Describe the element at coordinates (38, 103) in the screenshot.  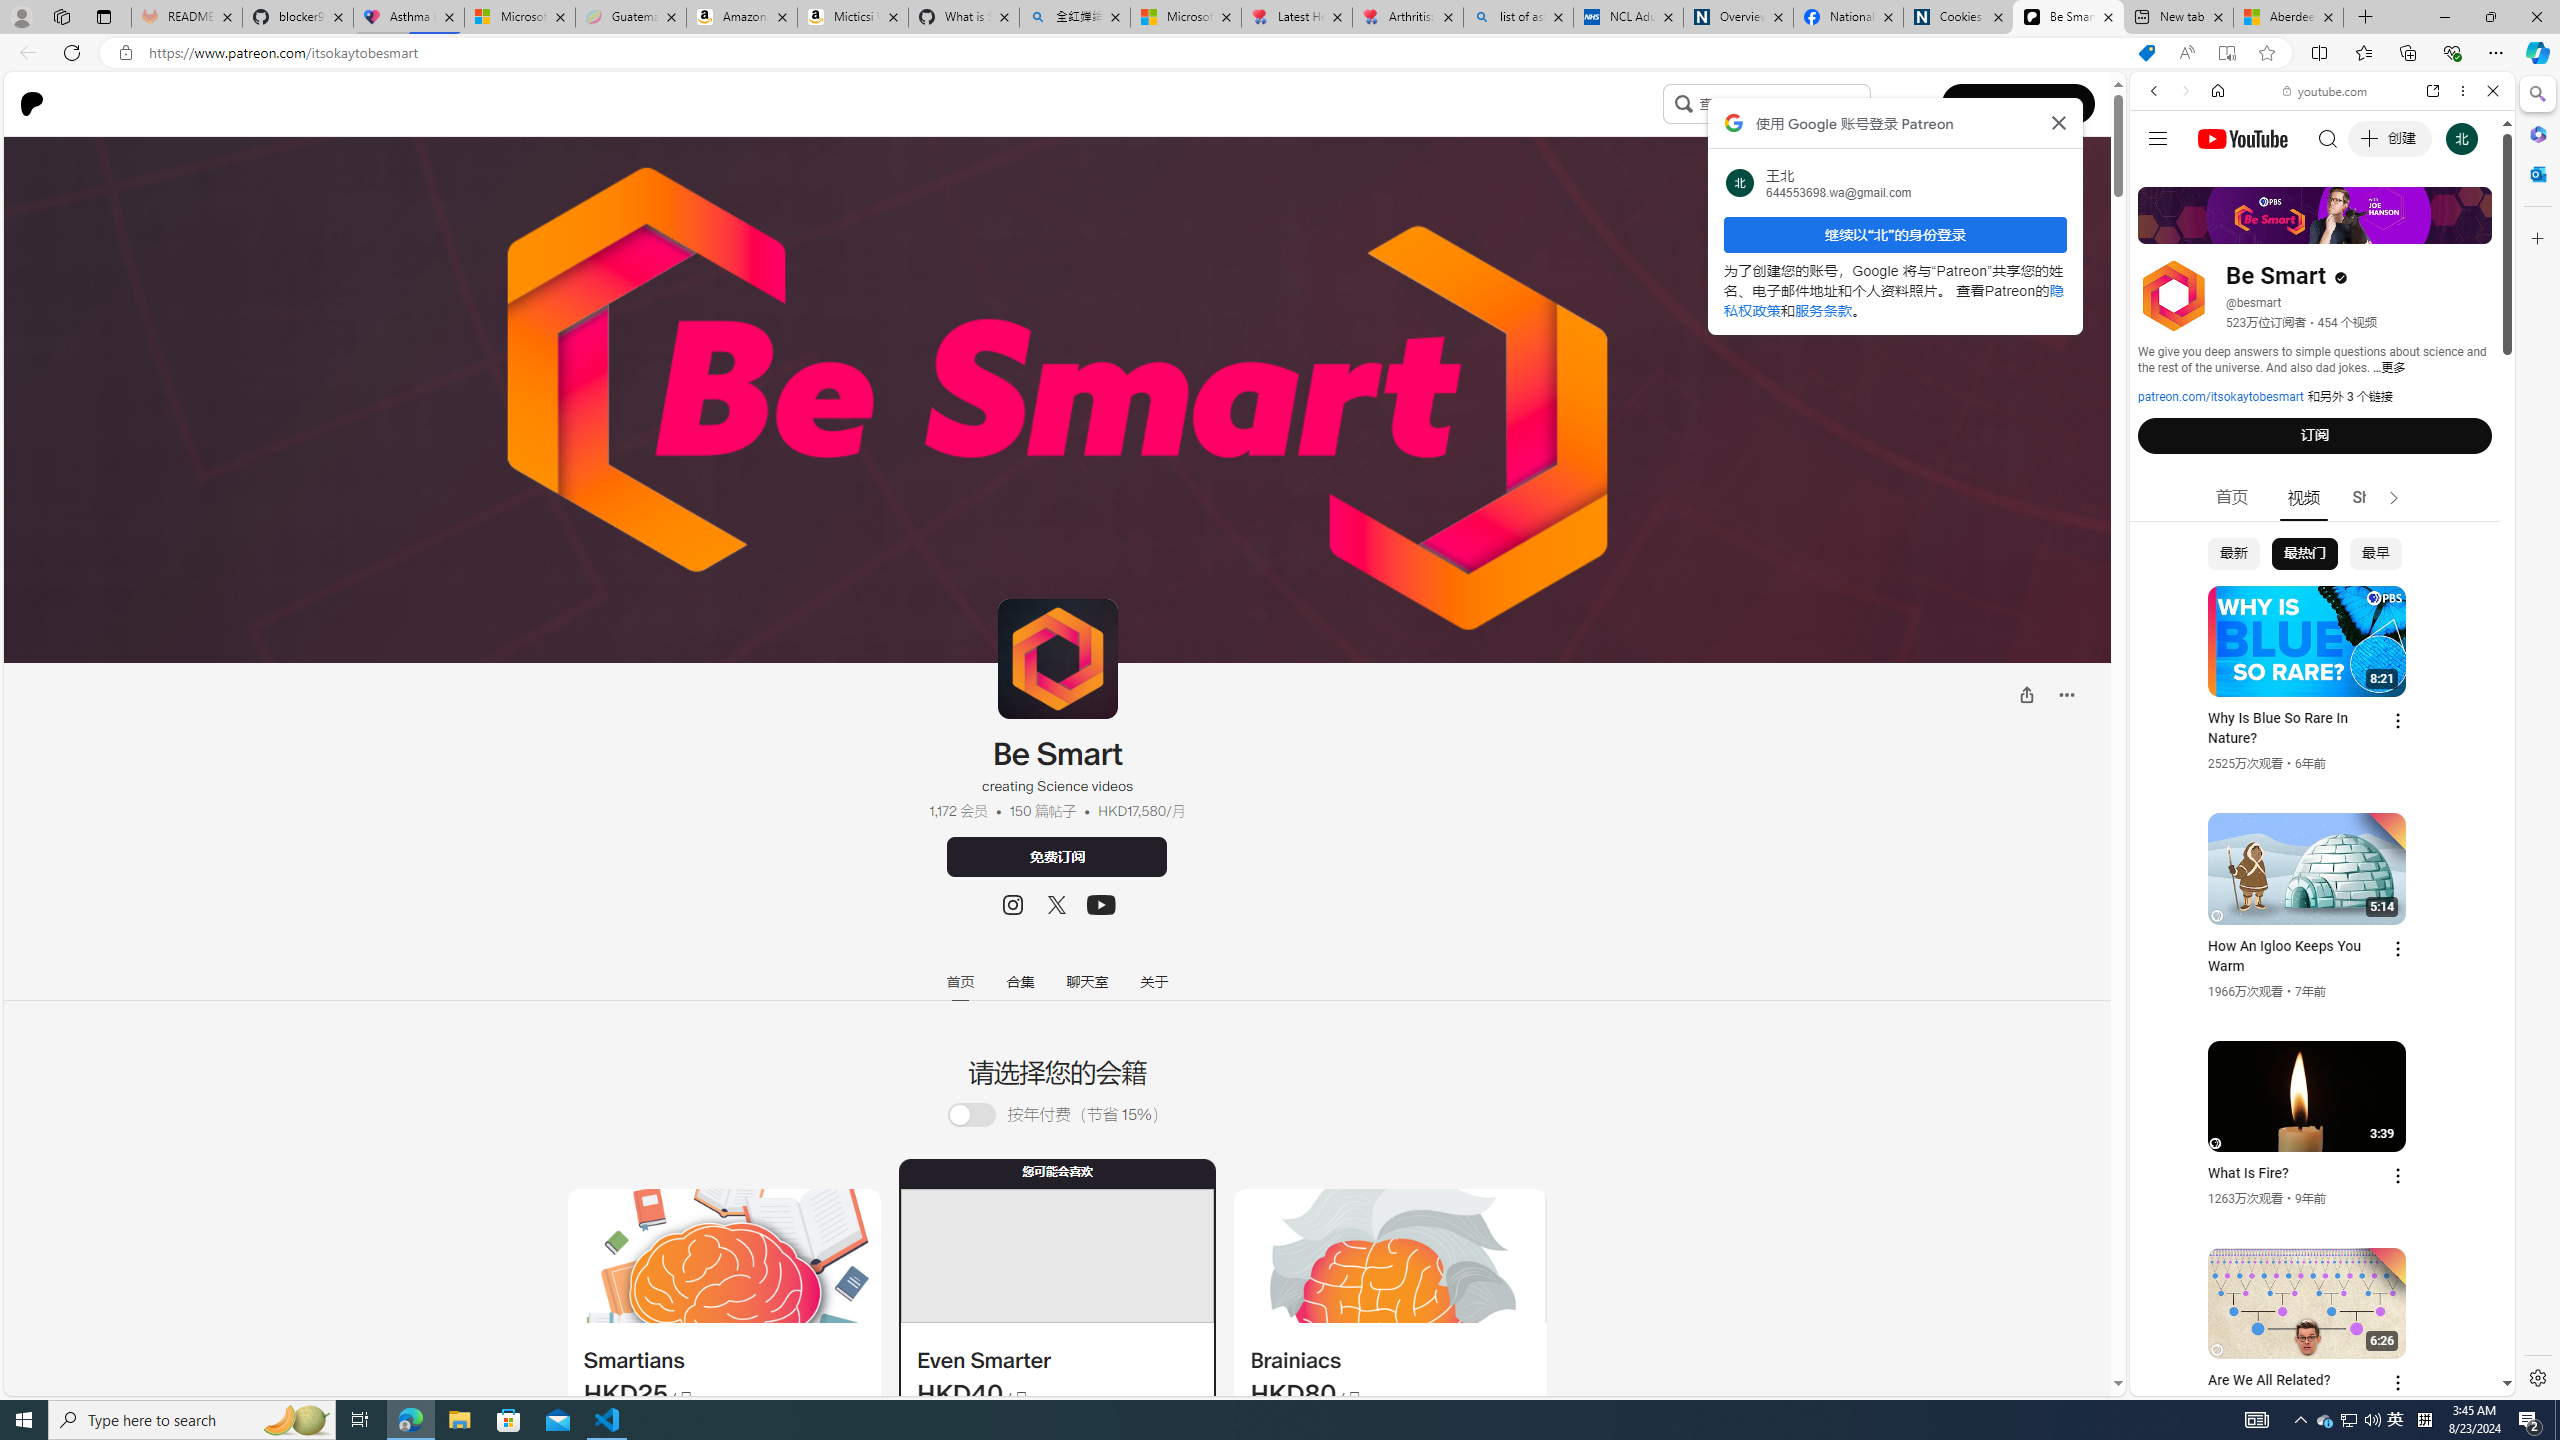
I see `'Go to home page'` at that location.